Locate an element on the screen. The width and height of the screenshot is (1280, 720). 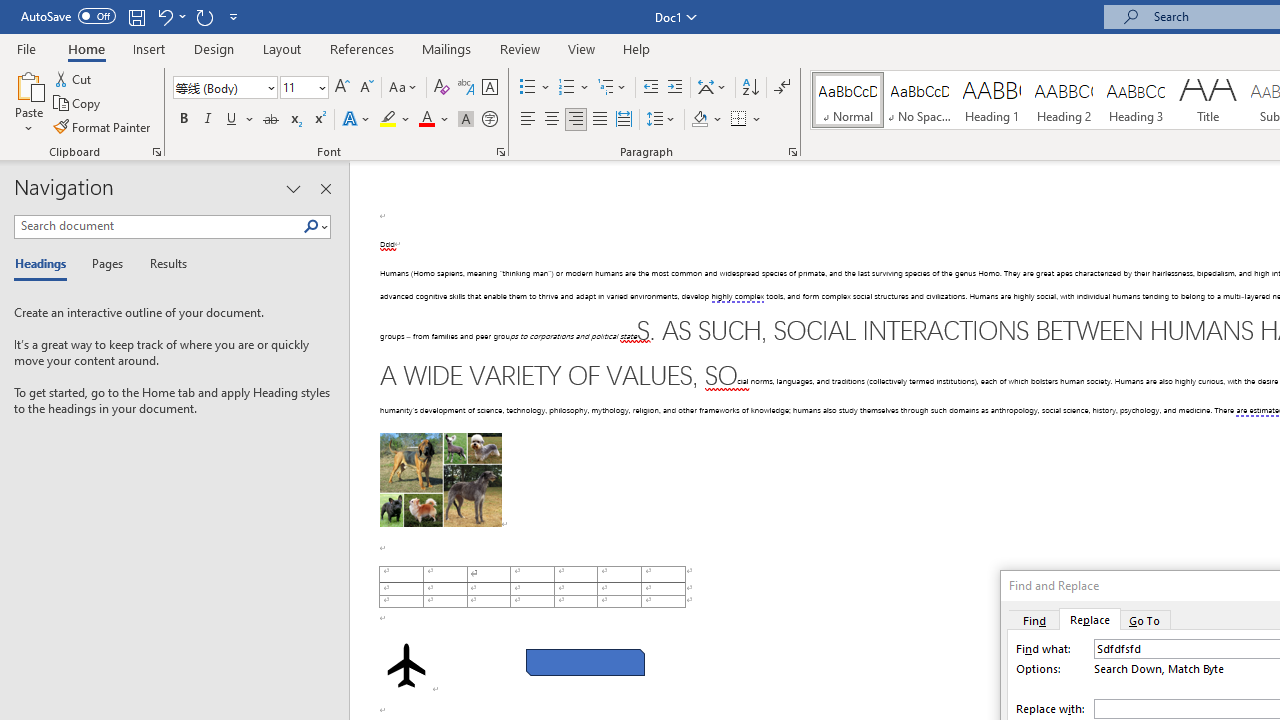
'Sort...' is located at coordinates (749, 86).